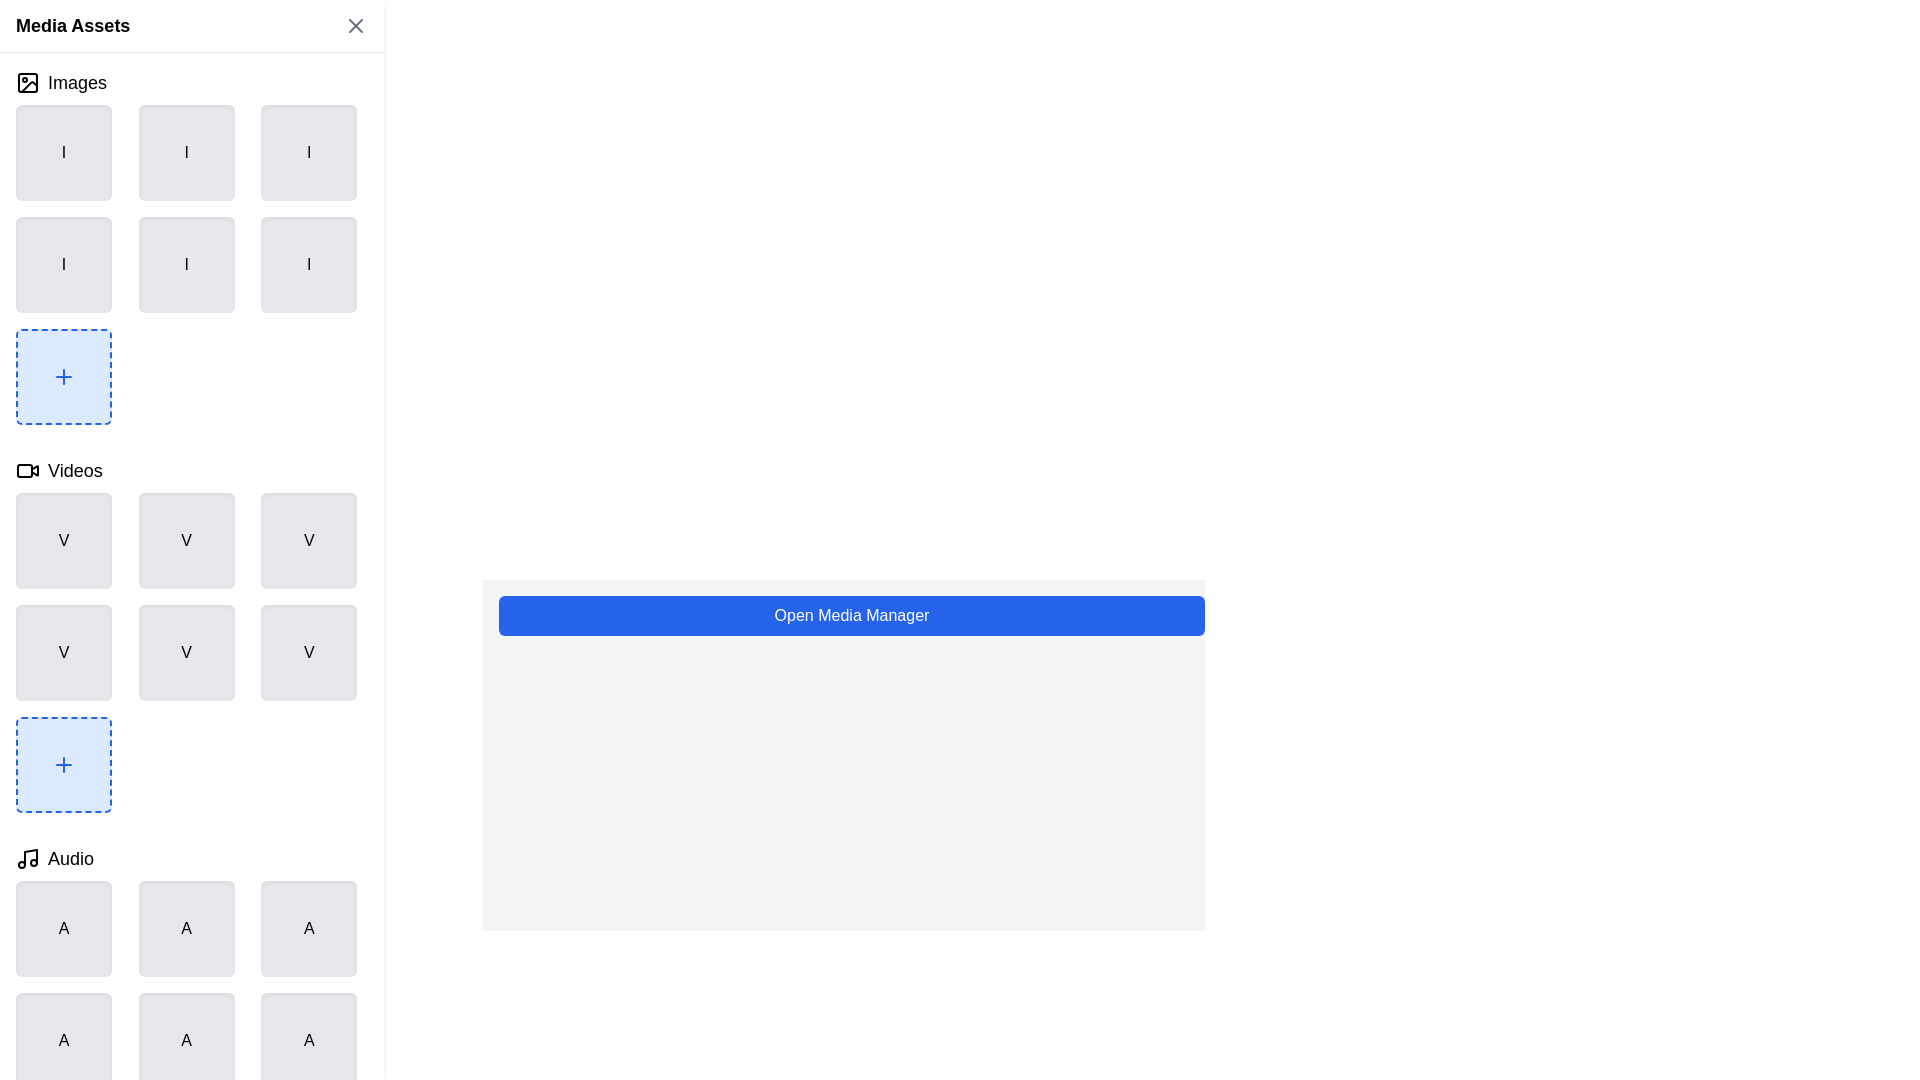  I want to click on the Close button located at the top-right corner of the 'Media Assets' panel for keyboard interaction, so click(355, 26).